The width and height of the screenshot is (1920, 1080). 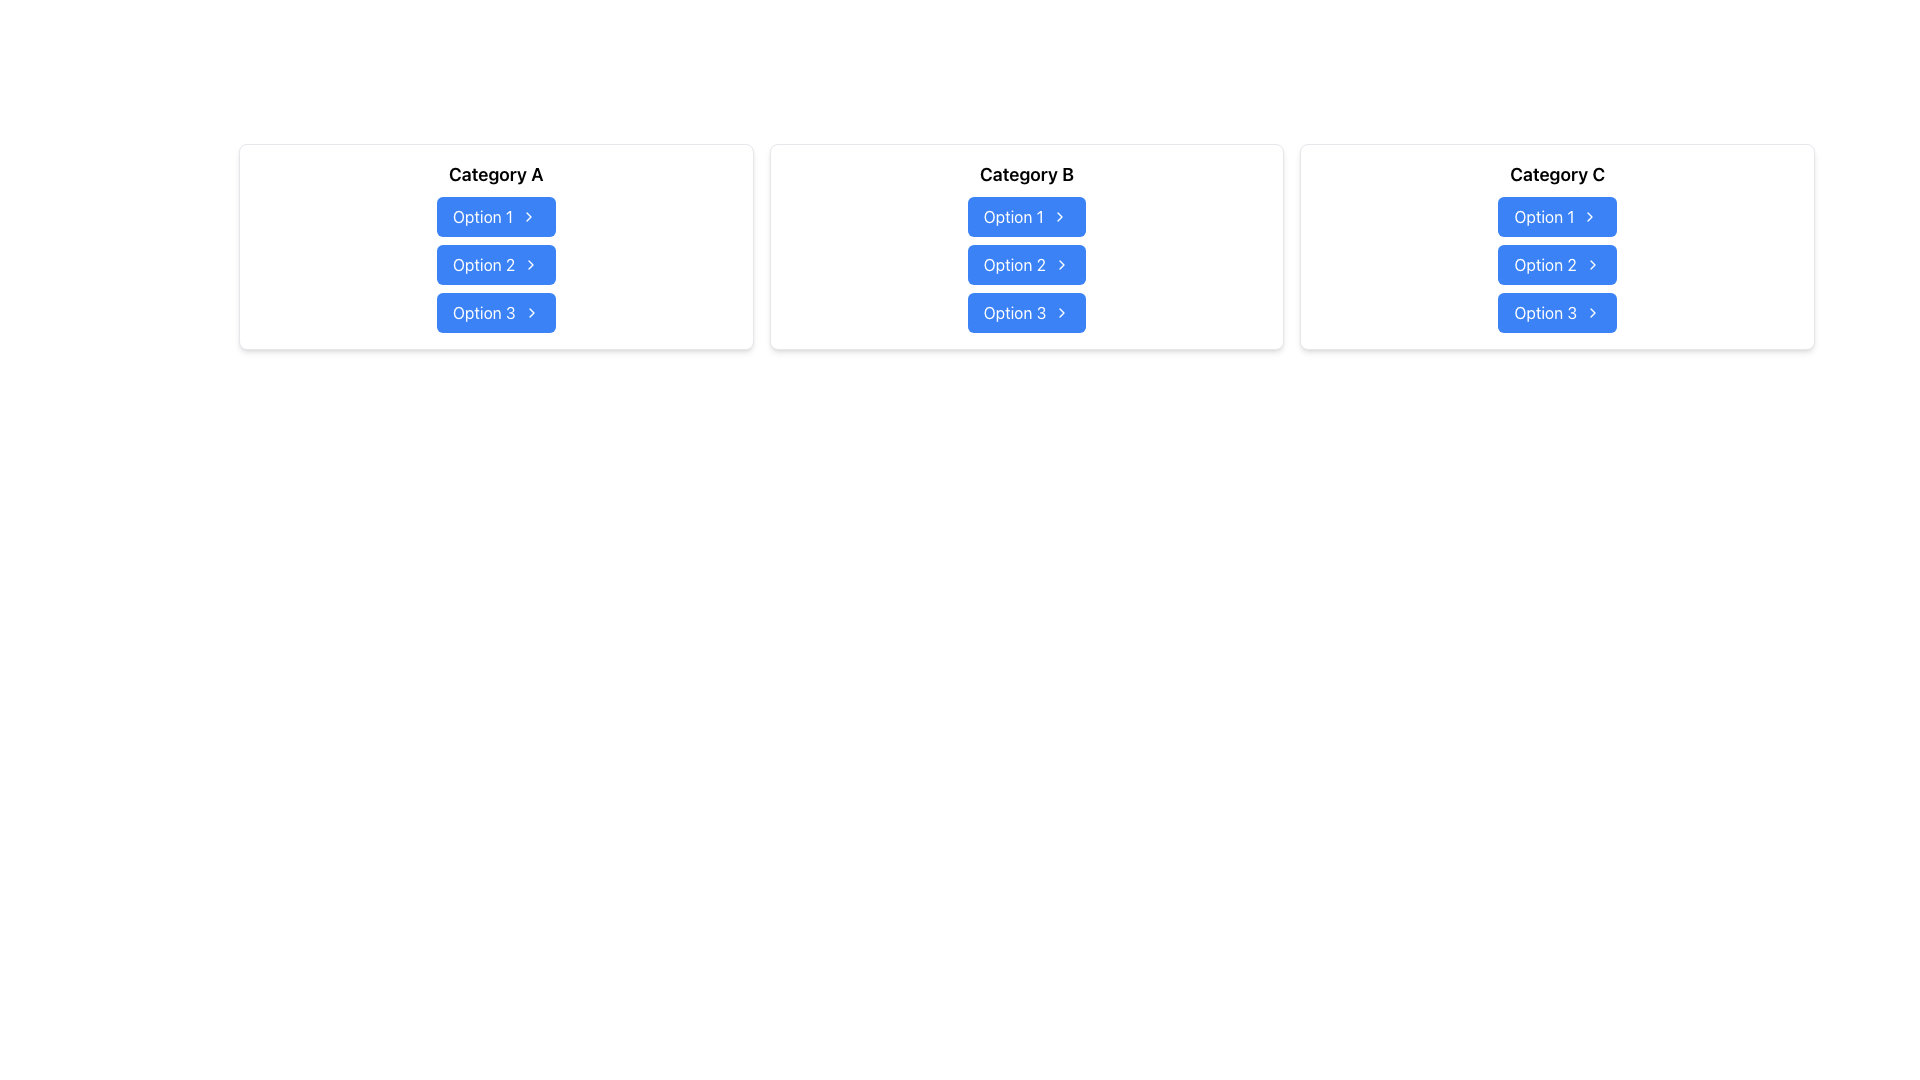 What do you see at coordinates (1556, 216) in the screenshot?
I see `the button labeled 'Option 1' with a blue background and an arrow icon` at bounding box center [1556, 216].